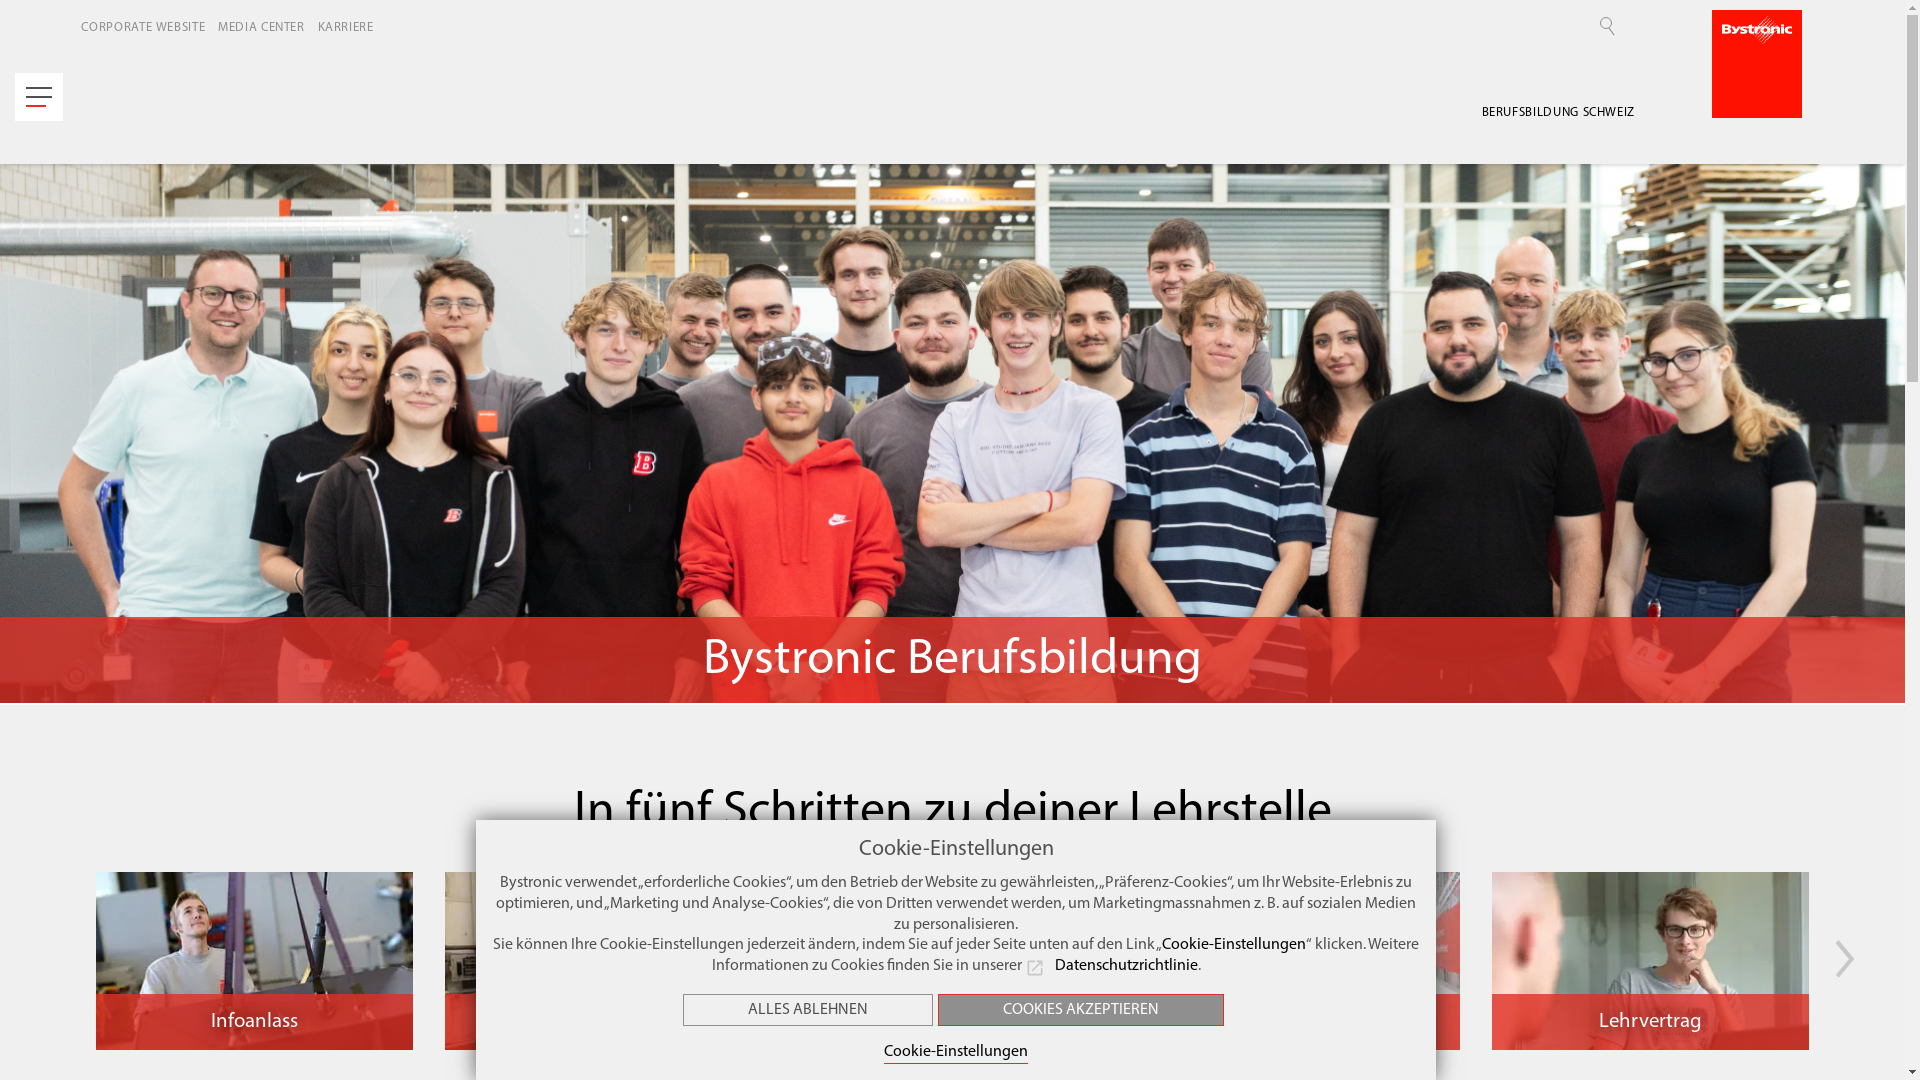  Describe the element at coordinates (350, 27) in the screenshot. I see `'KARRIERE'` at that location.